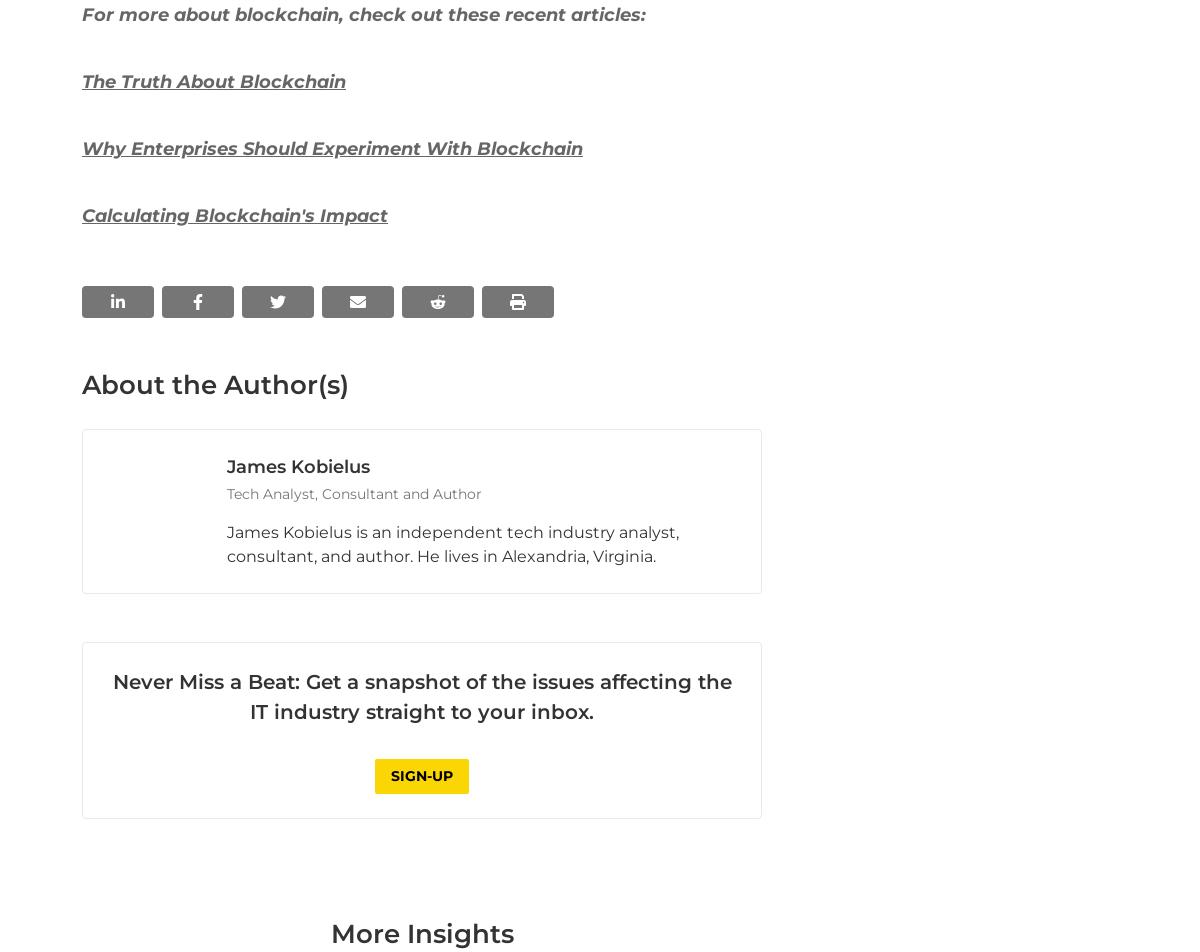  What do you see at coordinates (197, 136) in the screenshot?
I see `','` at bounding box center [197, 136].